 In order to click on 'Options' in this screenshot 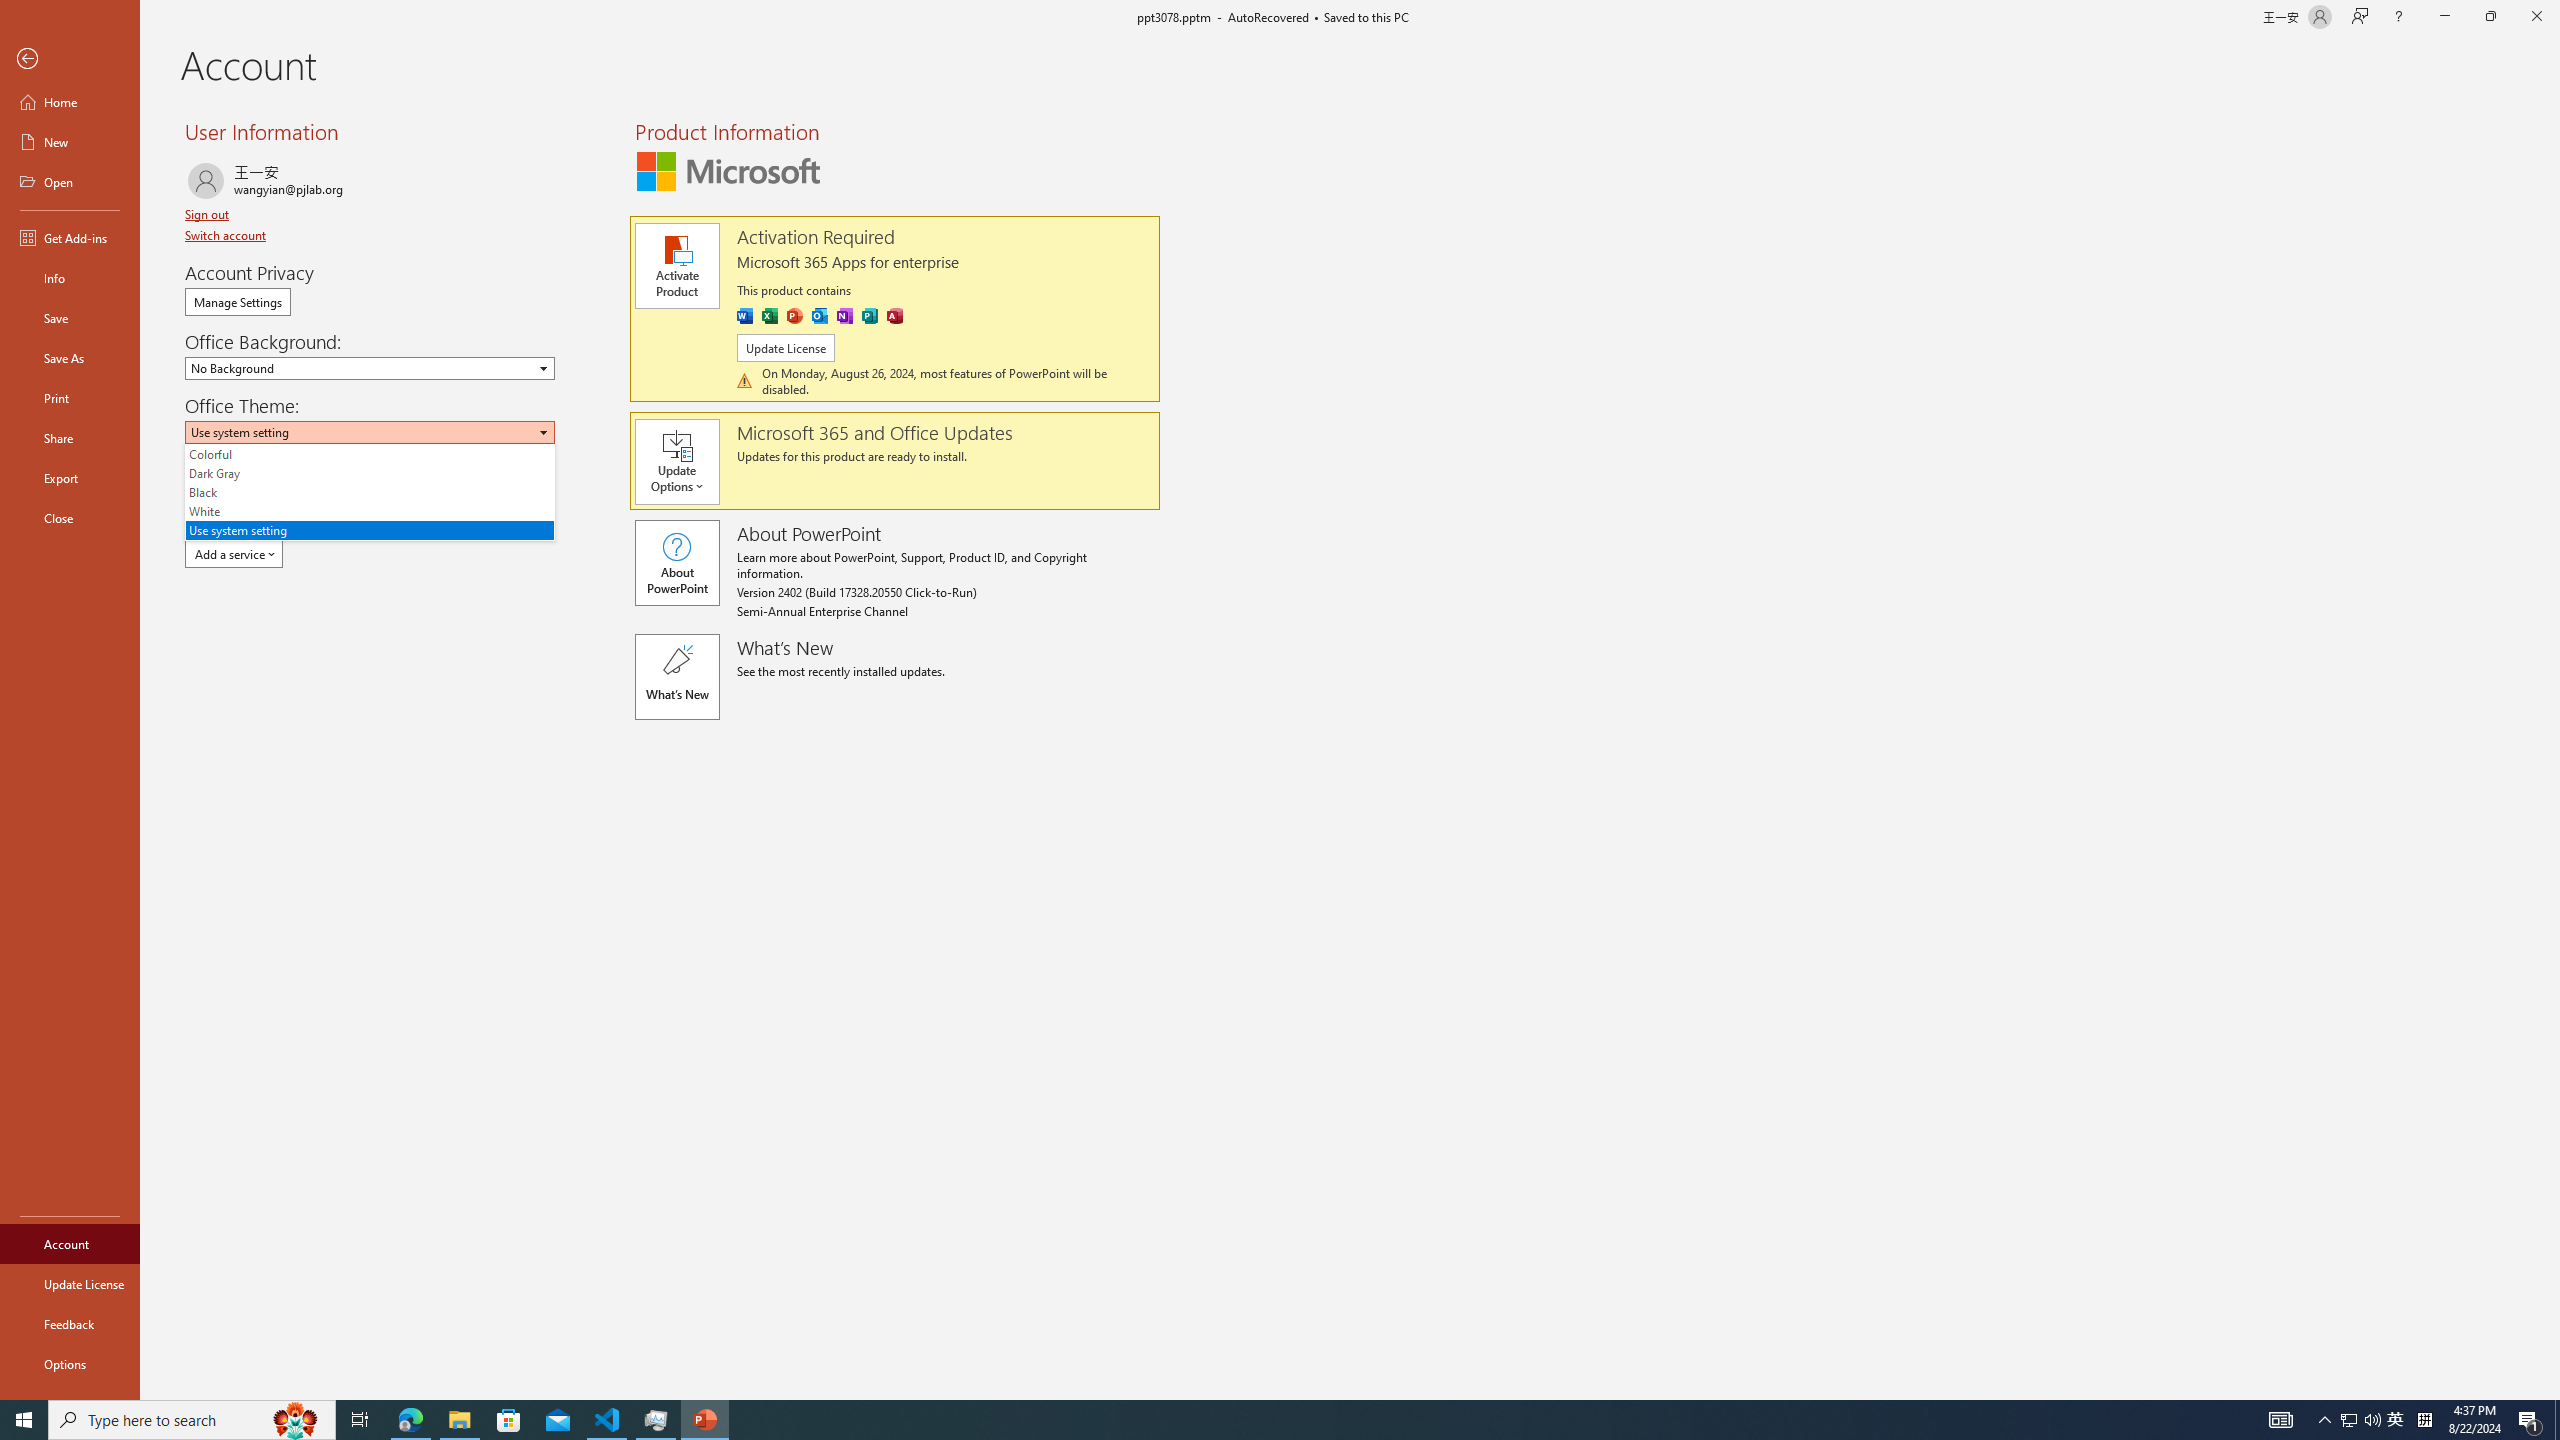, I will do `click(69, 1363)`.